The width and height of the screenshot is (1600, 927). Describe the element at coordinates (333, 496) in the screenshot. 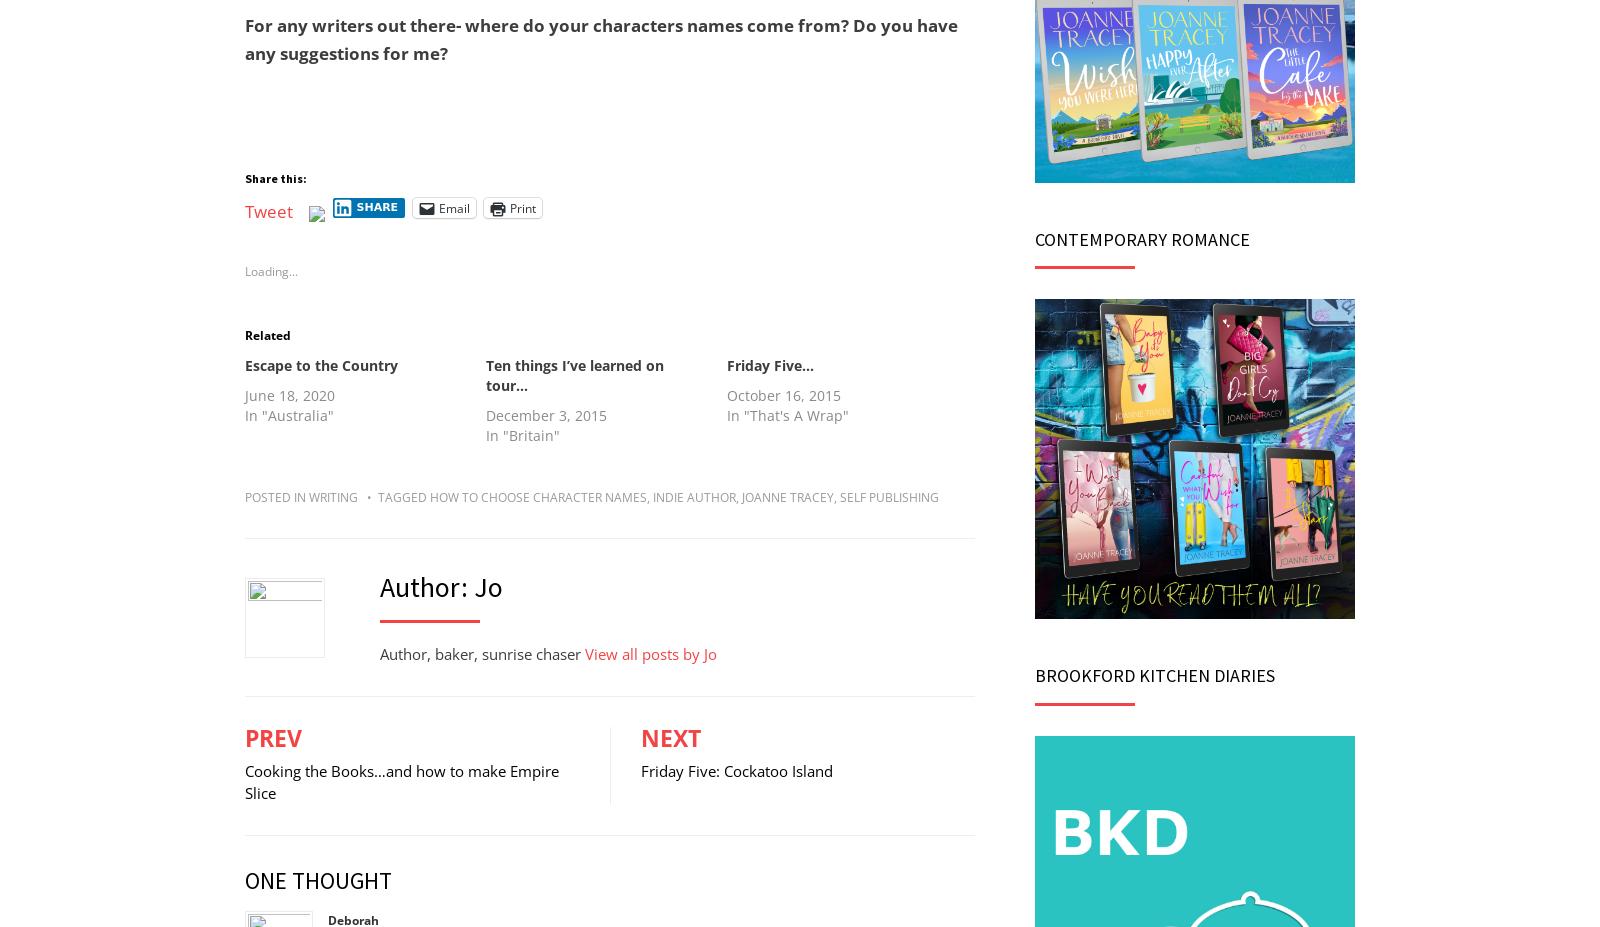

I see `'Writing'` at that location.